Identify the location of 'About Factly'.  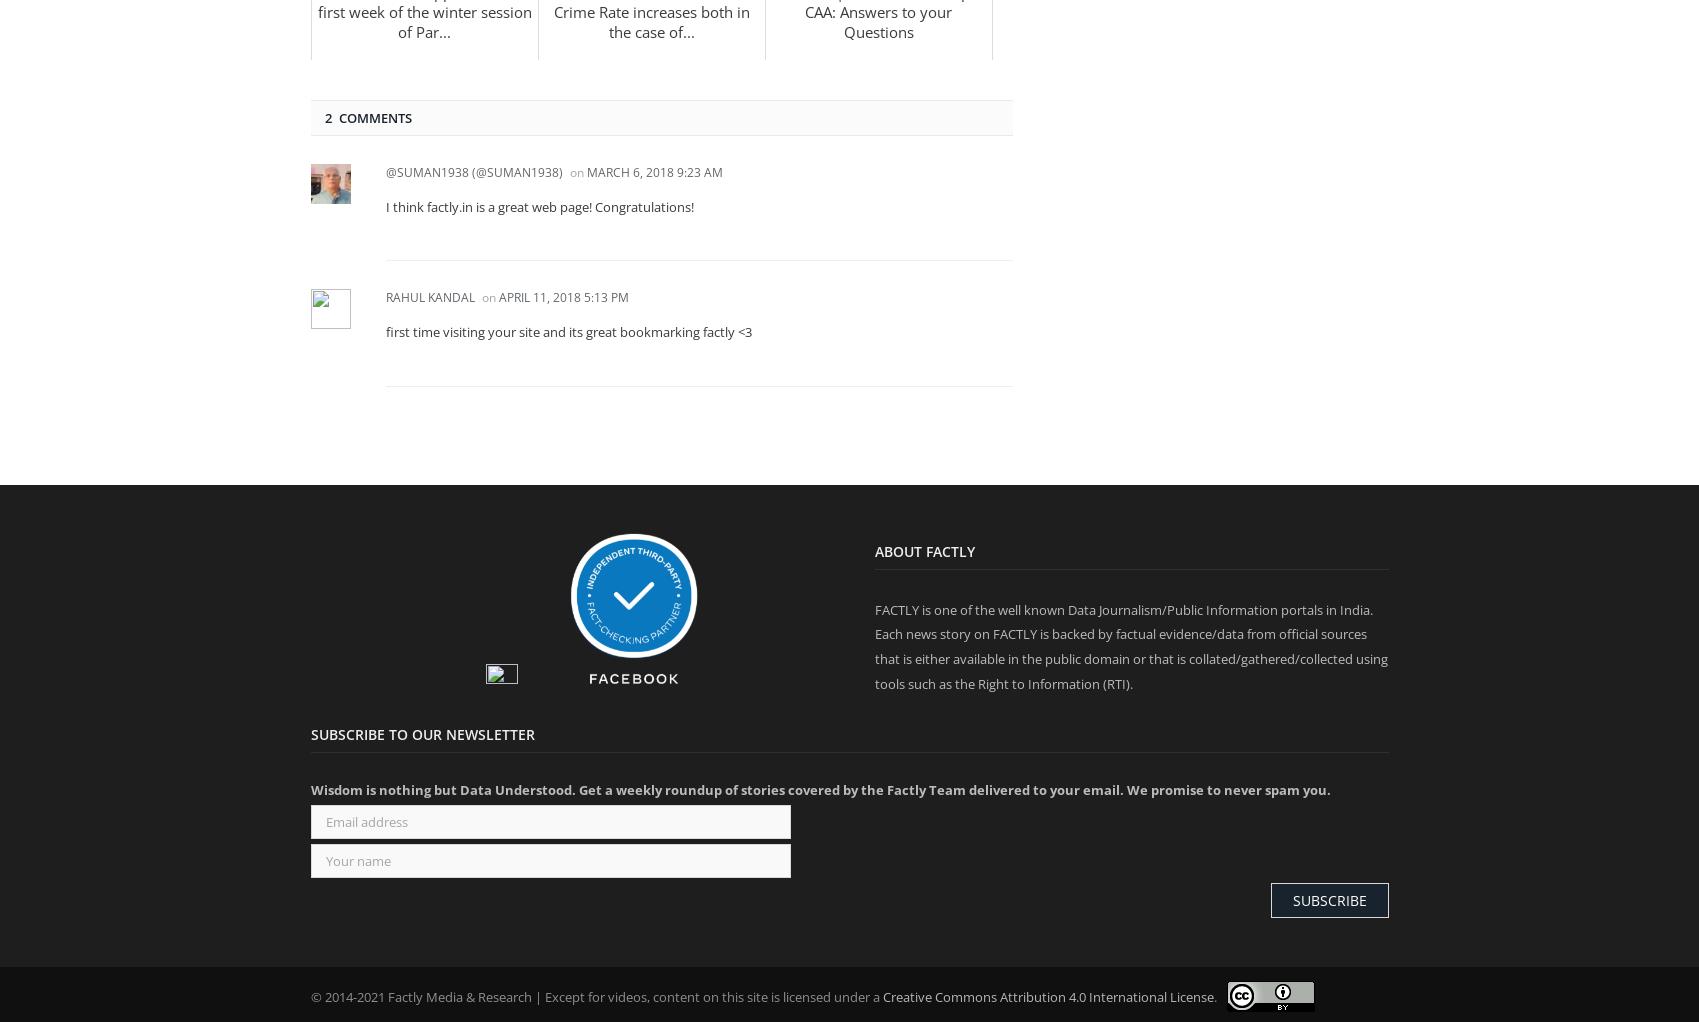
(872, 550).